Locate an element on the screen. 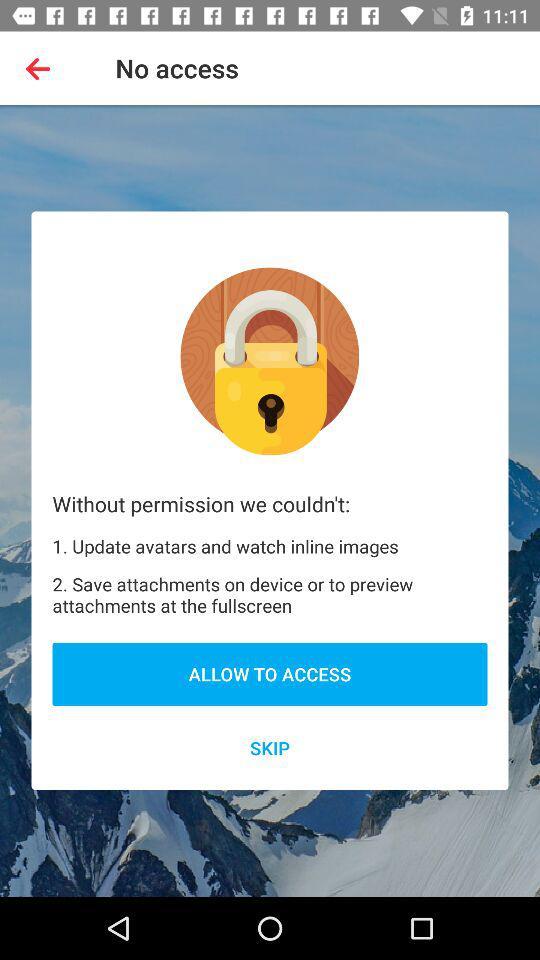  allow to access icon is located at coordinates (270, 674).